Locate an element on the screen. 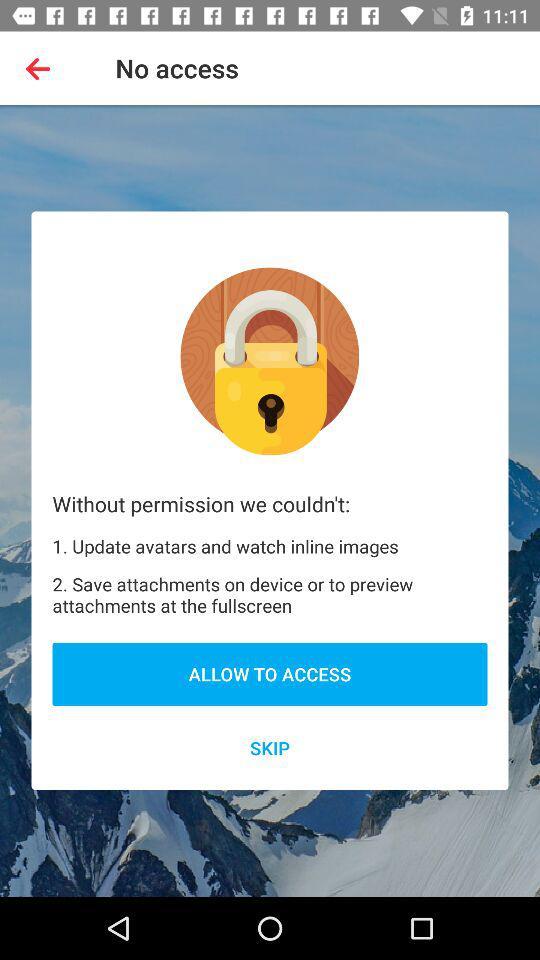  allow to access icon is located at coordinates (270, 674).